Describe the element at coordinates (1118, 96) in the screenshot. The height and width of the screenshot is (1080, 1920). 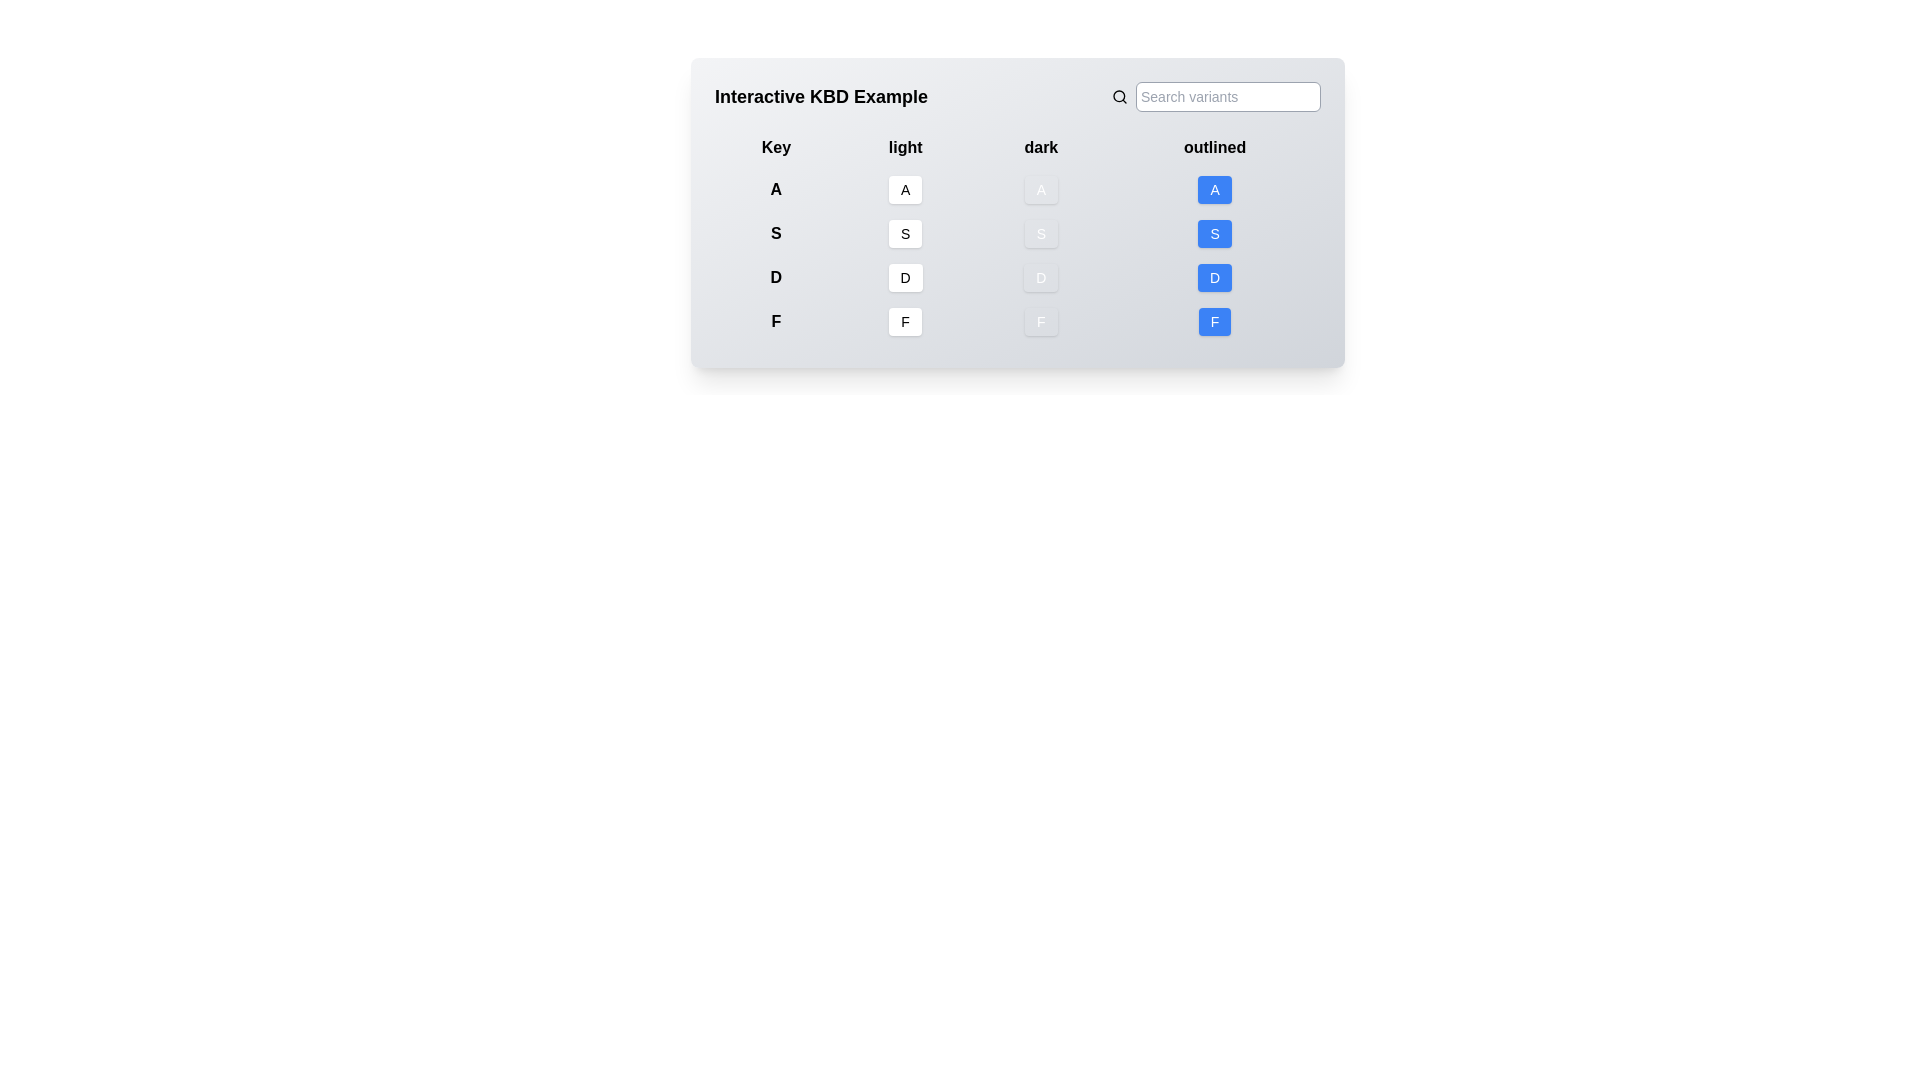
I see `the magnifying glass icon located immediately to the left of the 'Search variants' input field` at that location.